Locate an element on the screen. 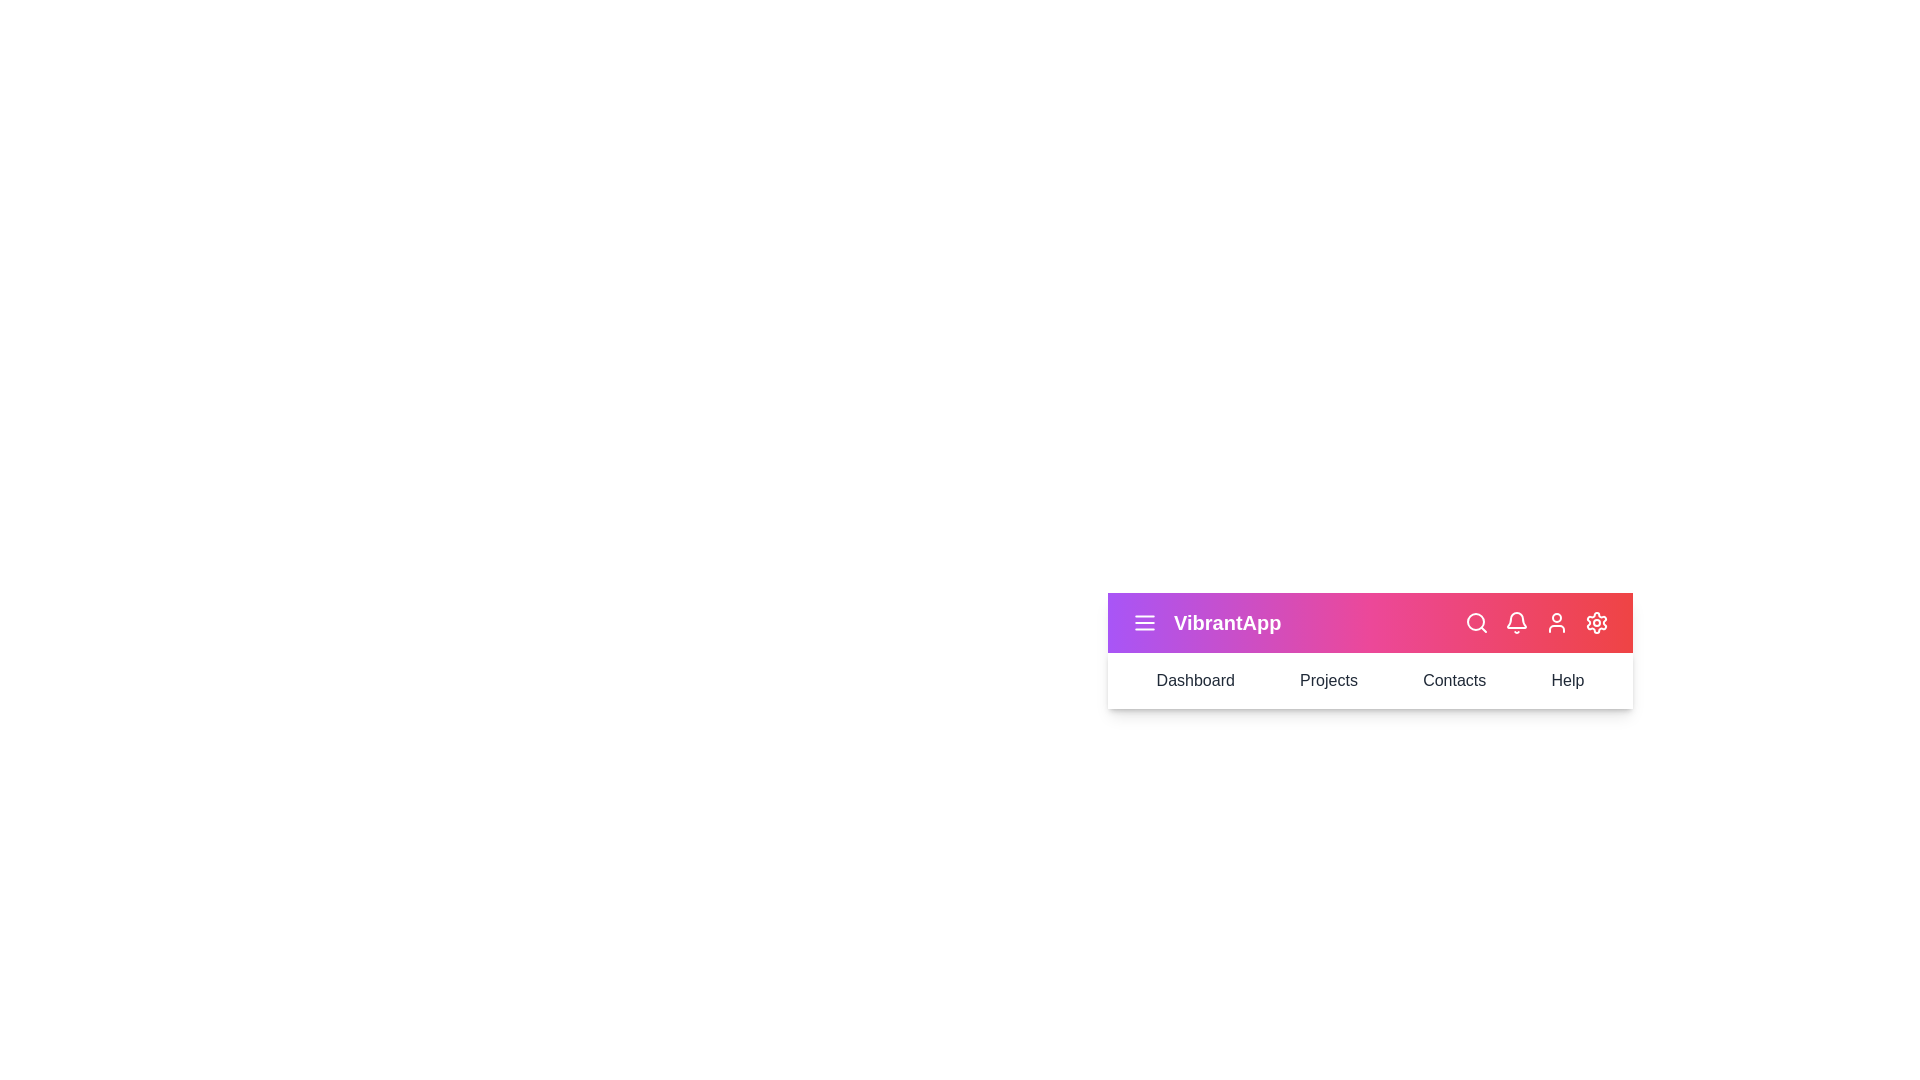 The width and height of the screenshot is (1920, 1080). the search_icon to reveal its effect is located at coordinates (1477, 622).